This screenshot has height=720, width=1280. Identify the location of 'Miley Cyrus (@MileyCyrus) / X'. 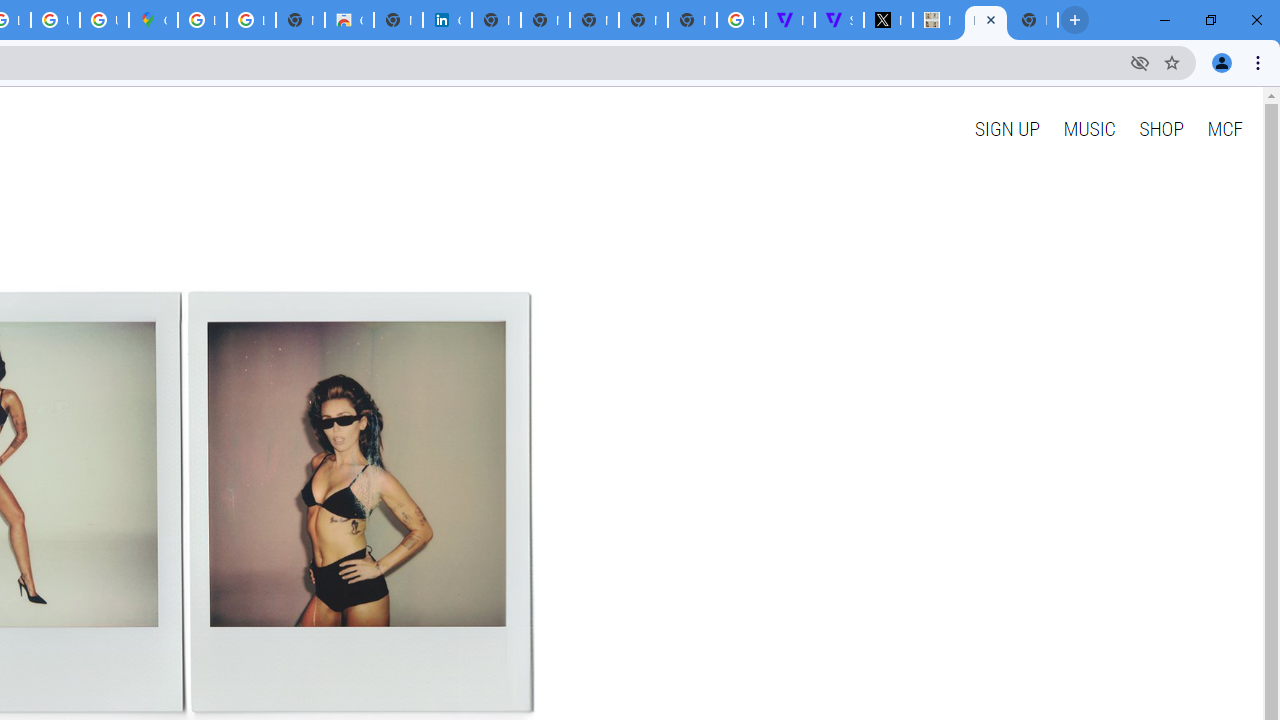
(887, 20).